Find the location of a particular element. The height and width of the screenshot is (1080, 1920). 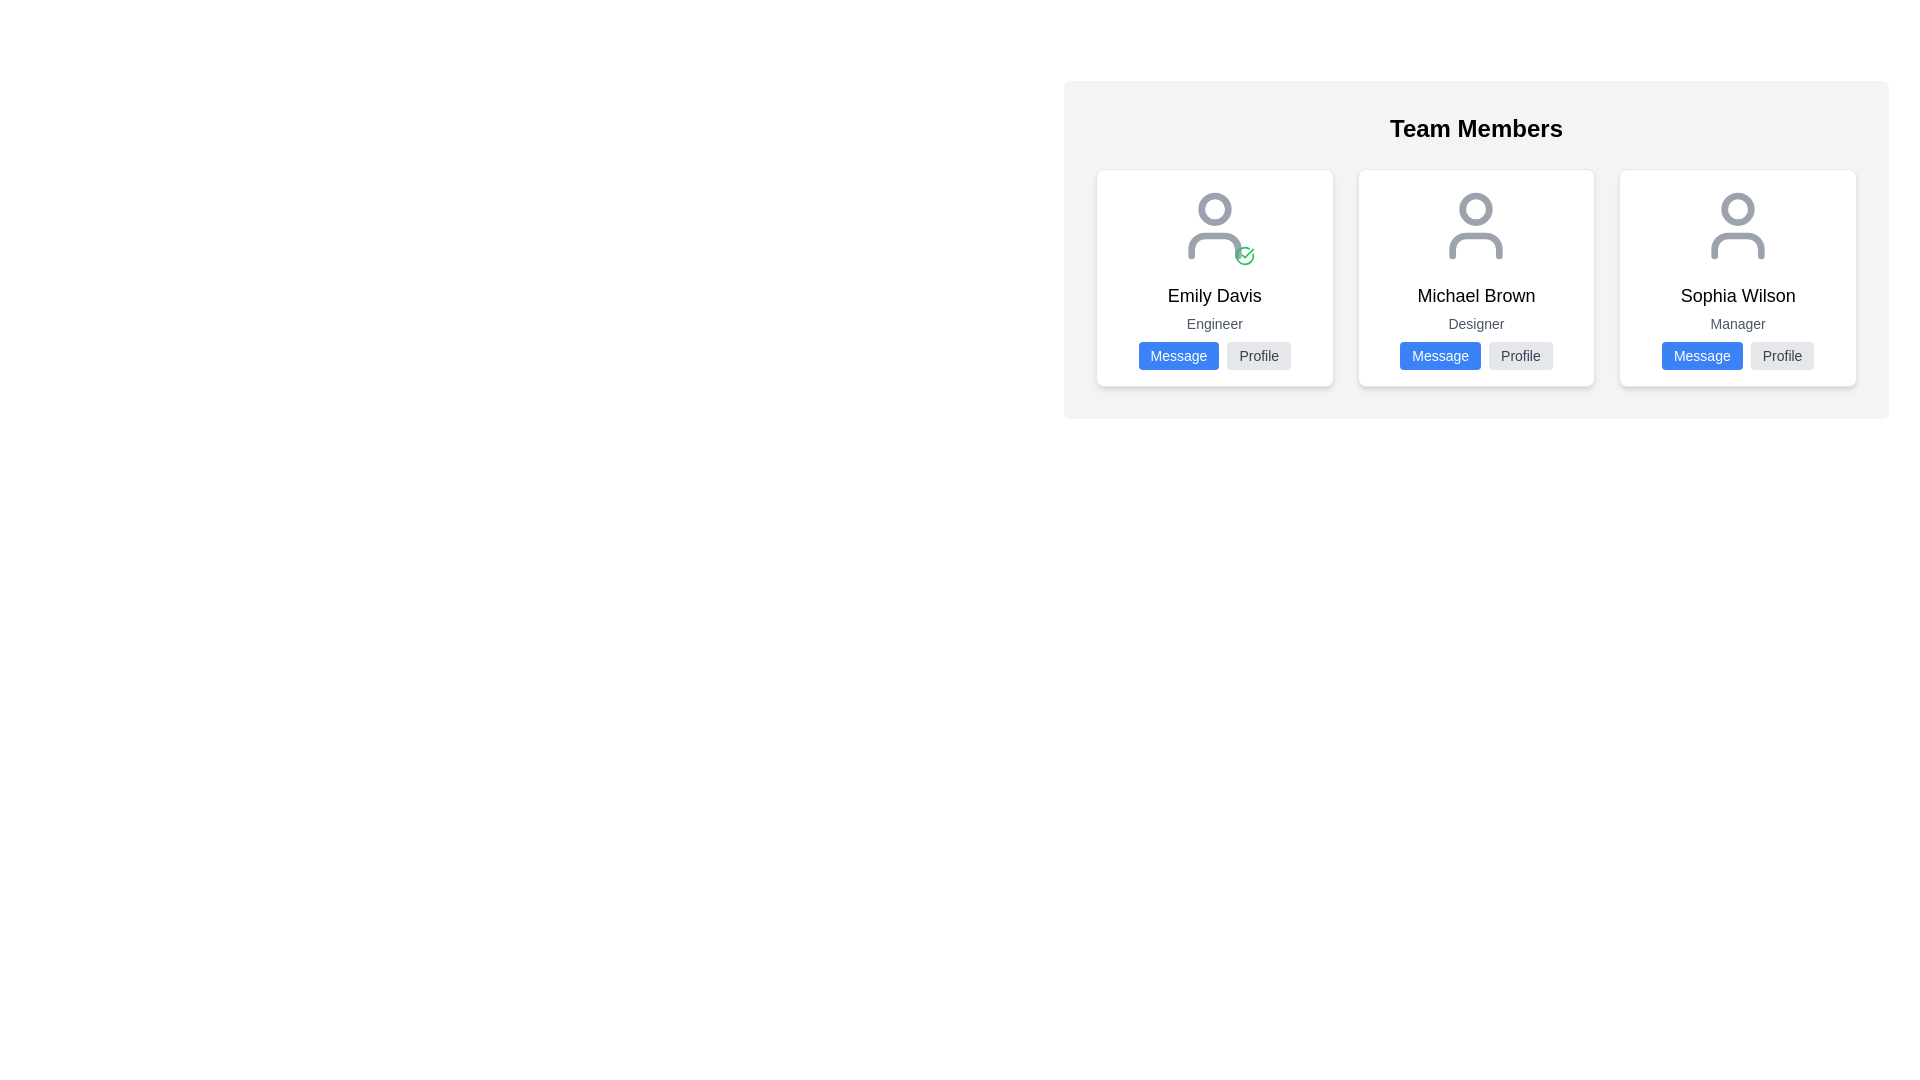

the 'Team Members' text label, which serves as a section title above the grid of user cards is located at coordinates (1476, 128).